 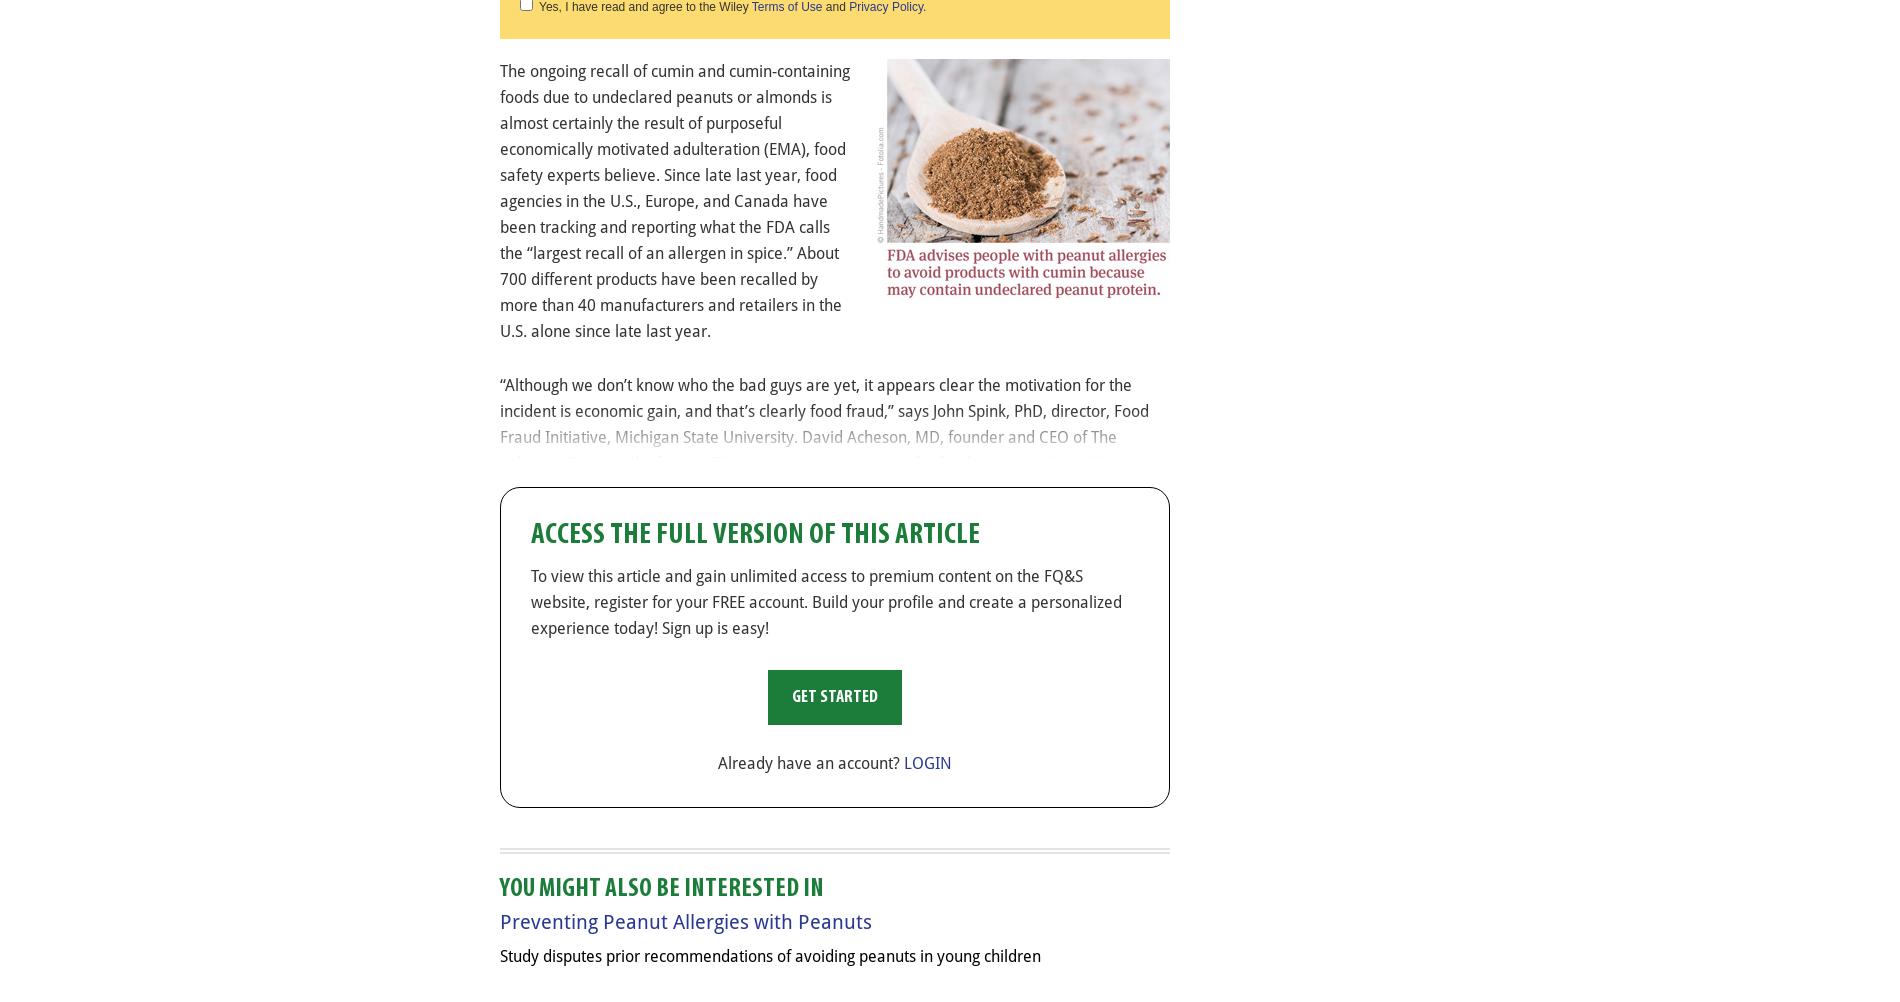 I want to click on 'LOGIN', so click(x=926, y=762).